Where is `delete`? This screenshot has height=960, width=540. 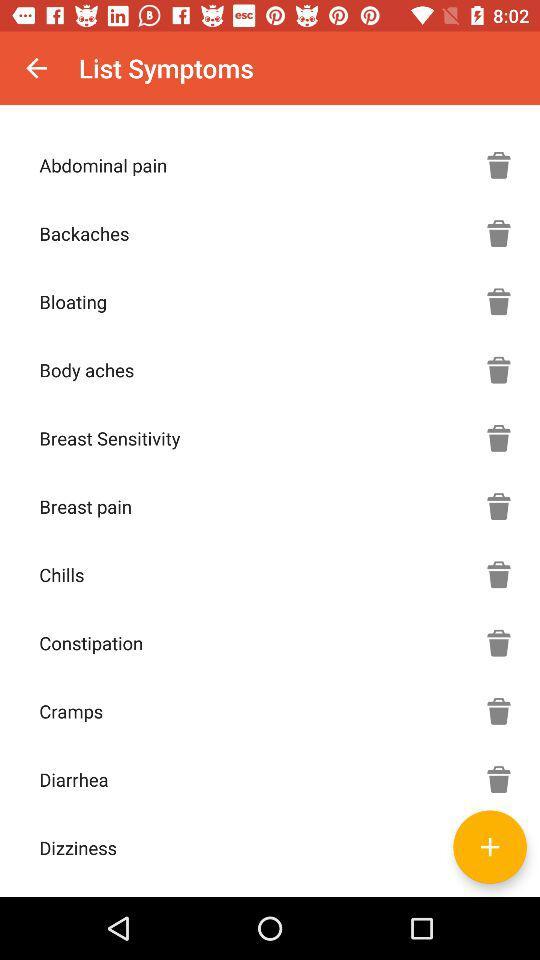 delete is located at coordinates (498, 778).